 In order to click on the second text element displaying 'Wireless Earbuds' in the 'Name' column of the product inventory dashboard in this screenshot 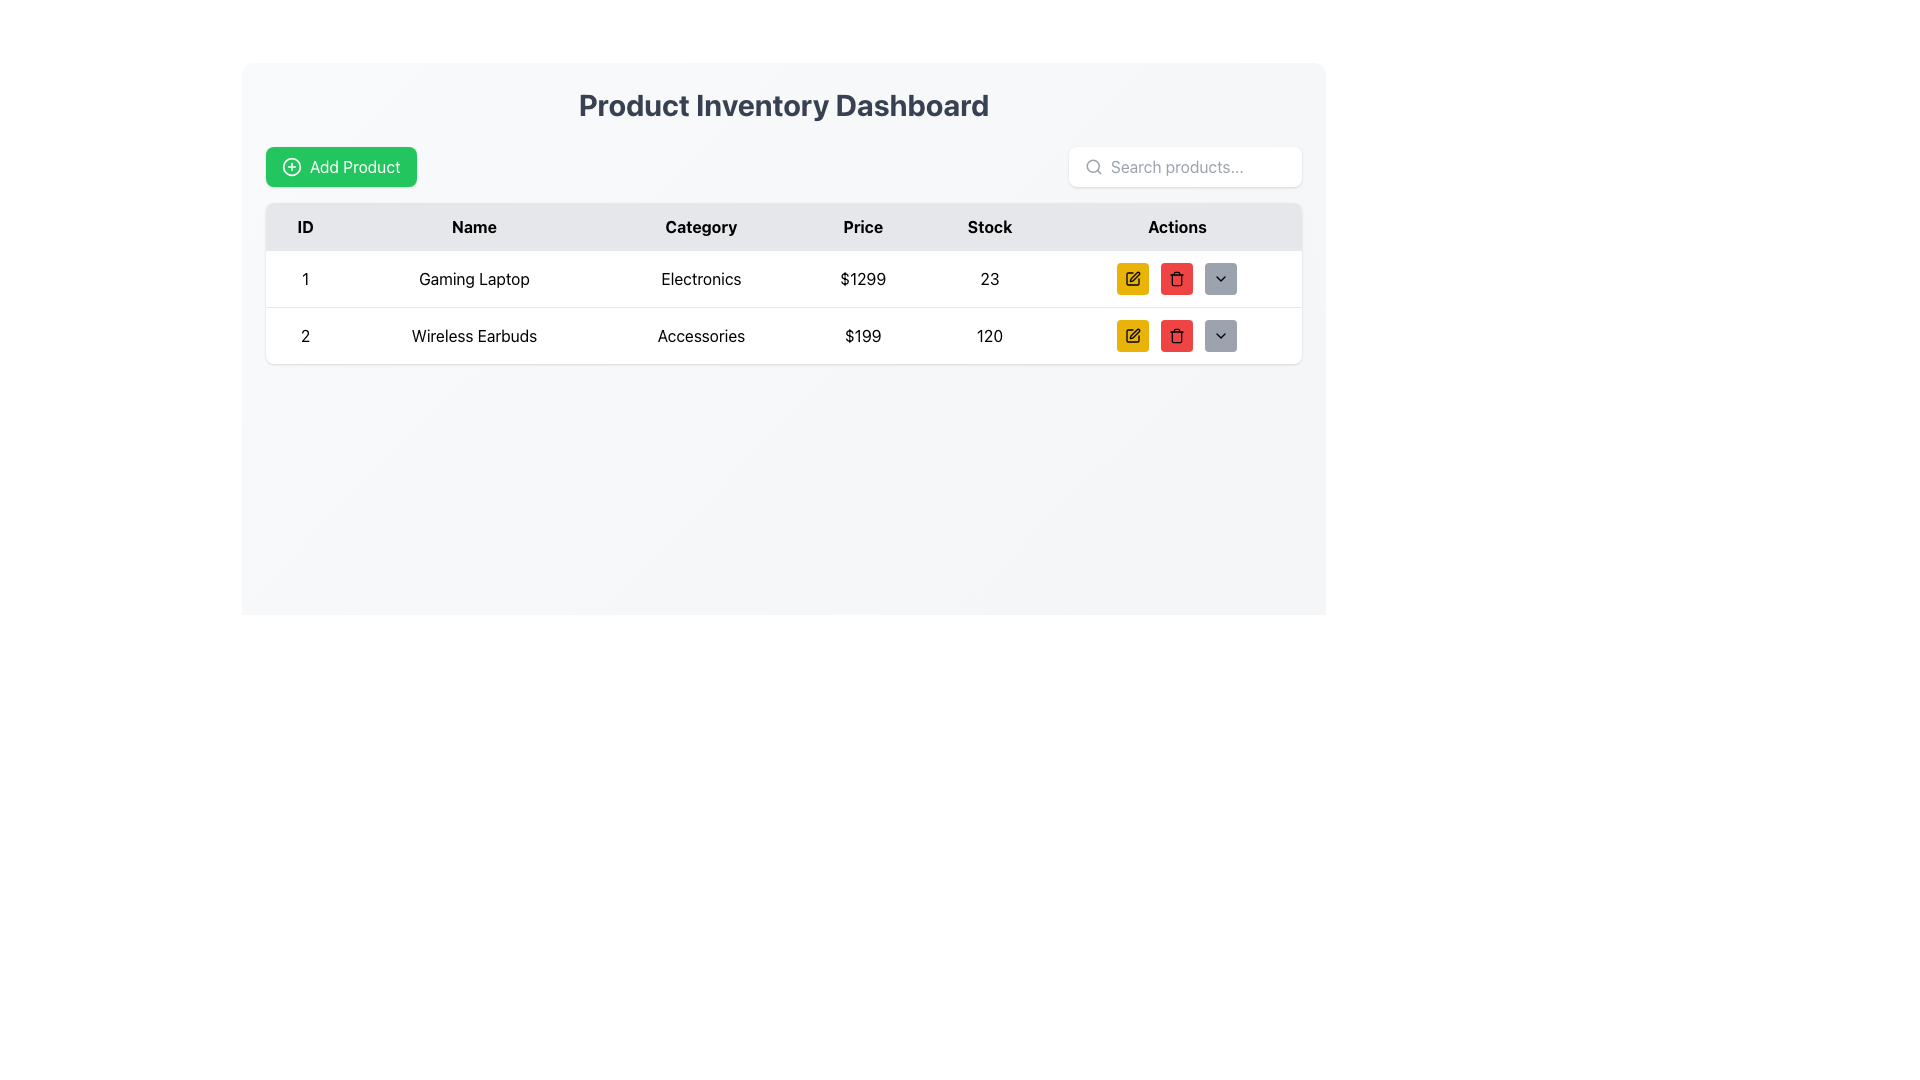, I will do `click(473, 334)`.